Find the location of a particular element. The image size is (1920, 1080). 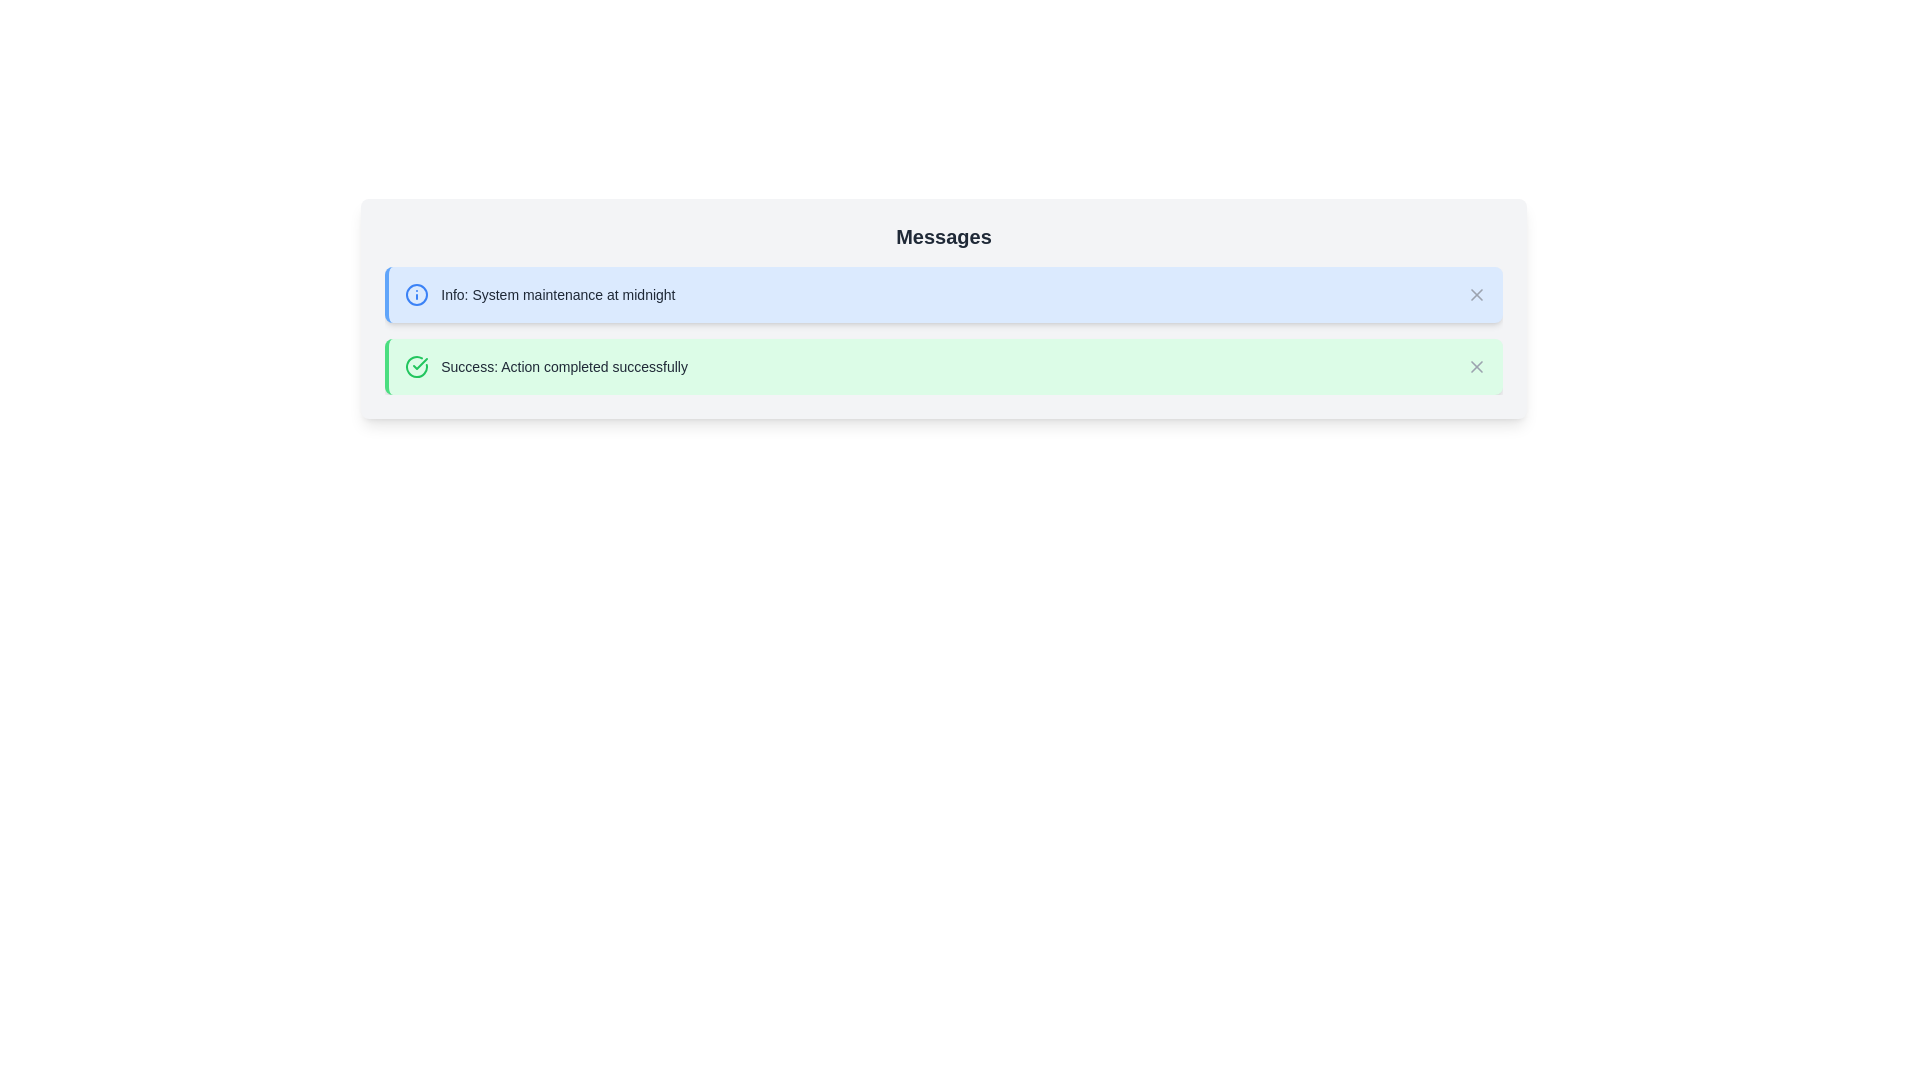

text notification that indicates an action was successfully performed, located in the green notification box below the blue notification bar is located at coordinates (546, 366).